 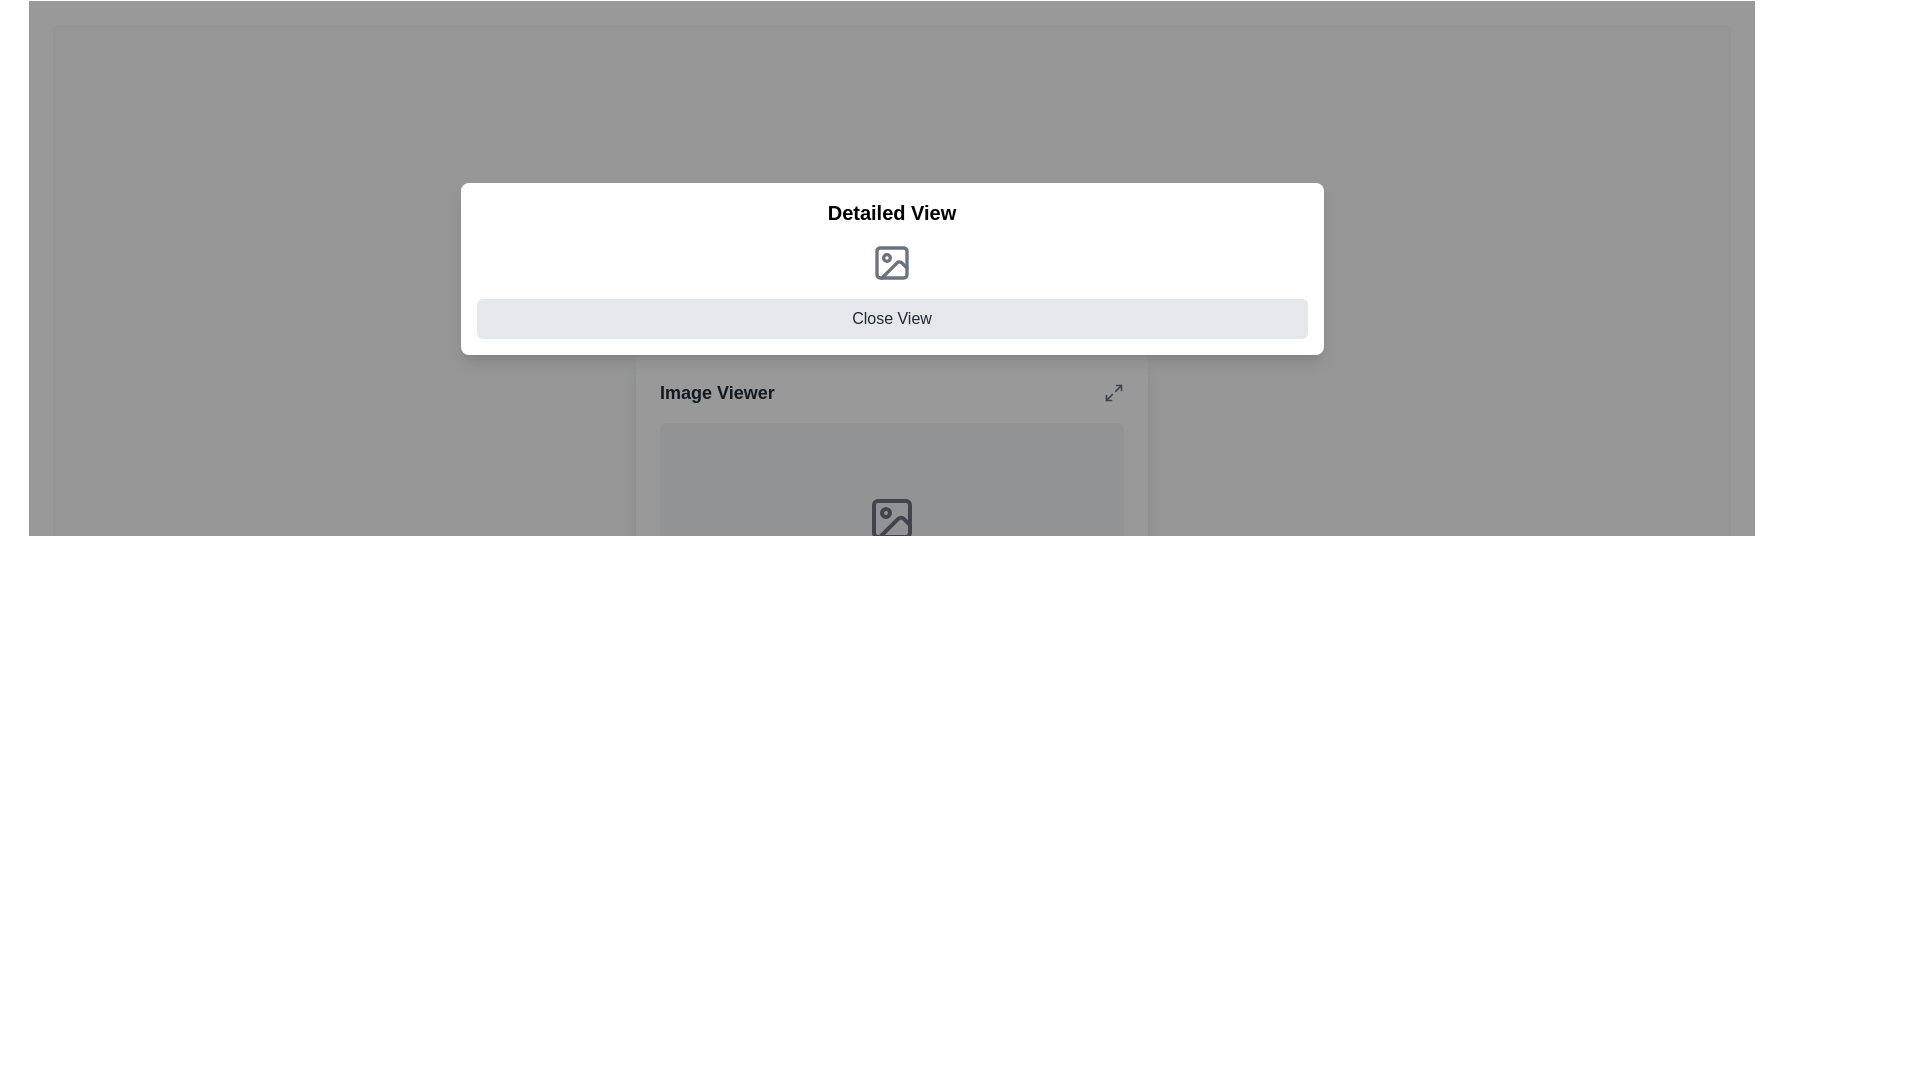 What do you see at coordinates (891, 317) in the screenshot?
I see `the 'Close View' button` at bounding box center [891, 317].